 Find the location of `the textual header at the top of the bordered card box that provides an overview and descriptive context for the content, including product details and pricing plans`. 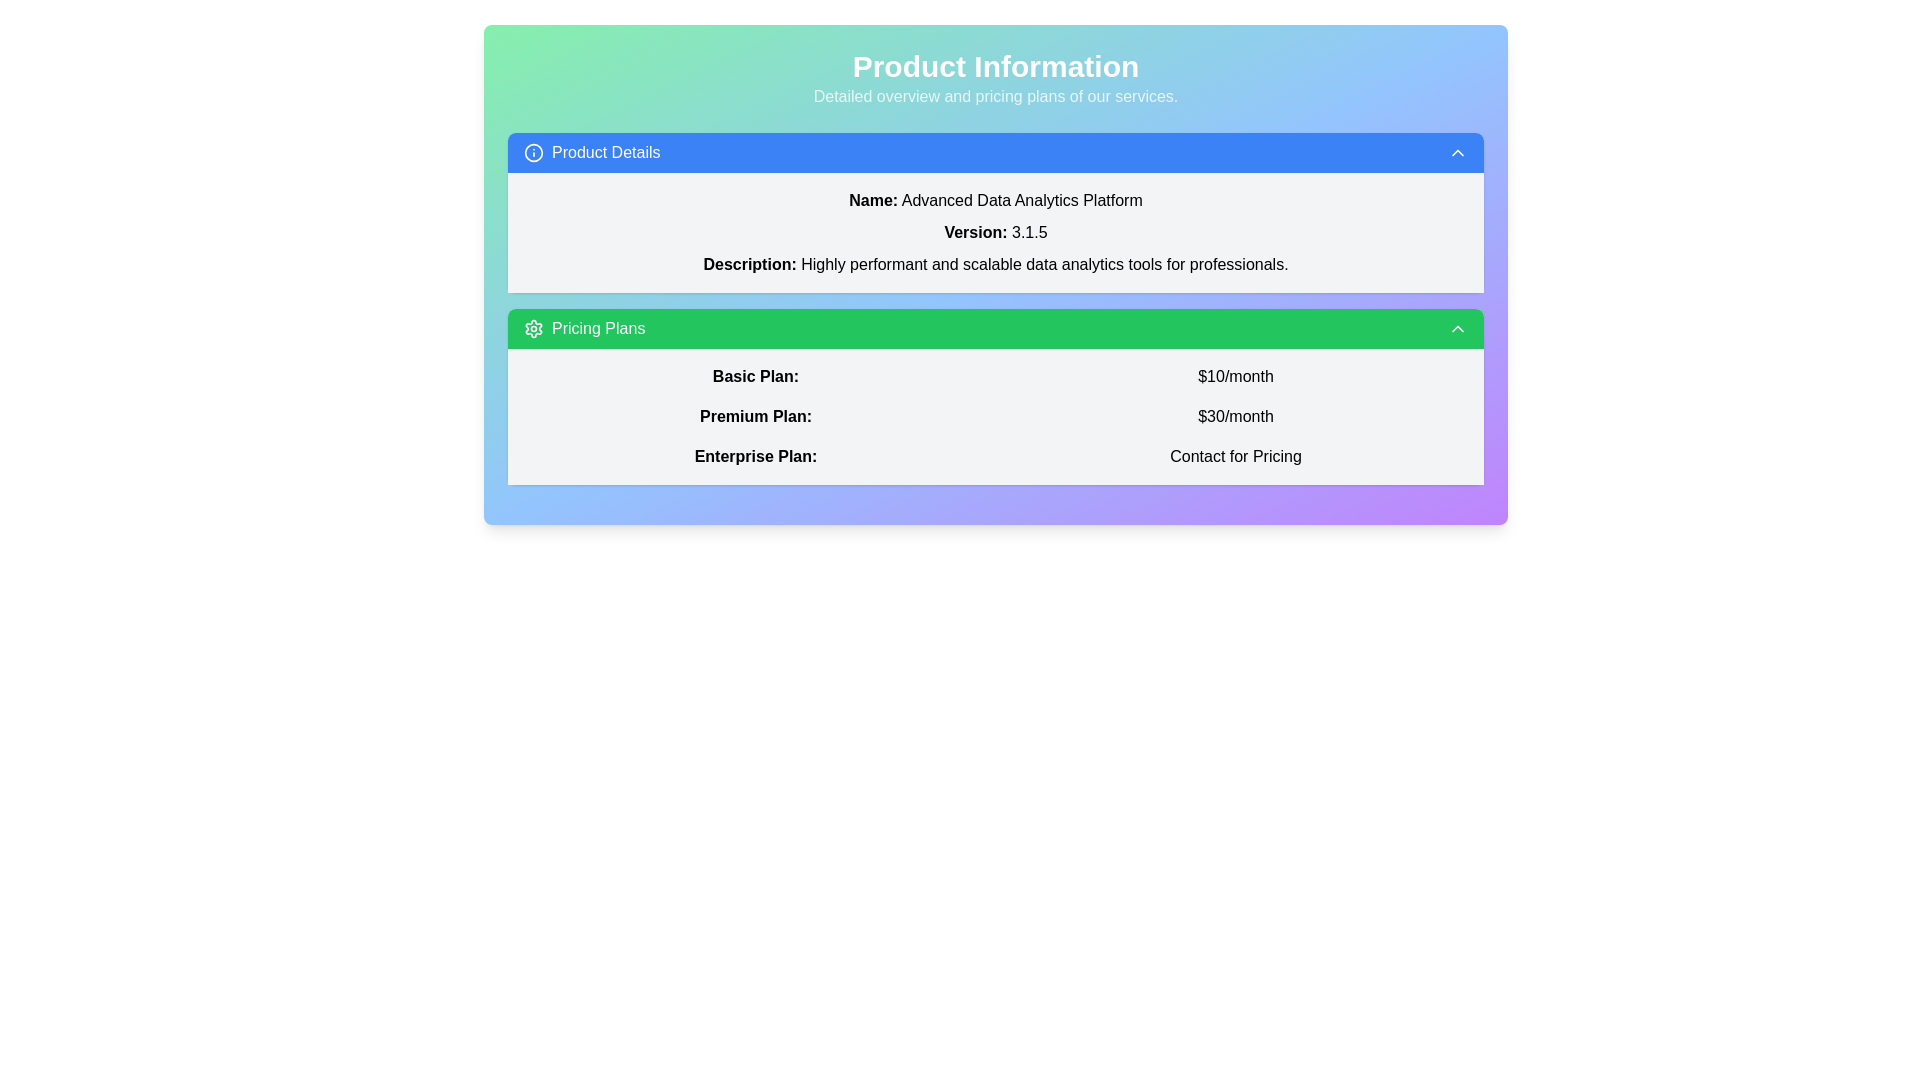

the textual header at the top of the bordered card box that provides an overview and descriptive context for the content, including product details and pricing plans is located at coordinates (996, 77).